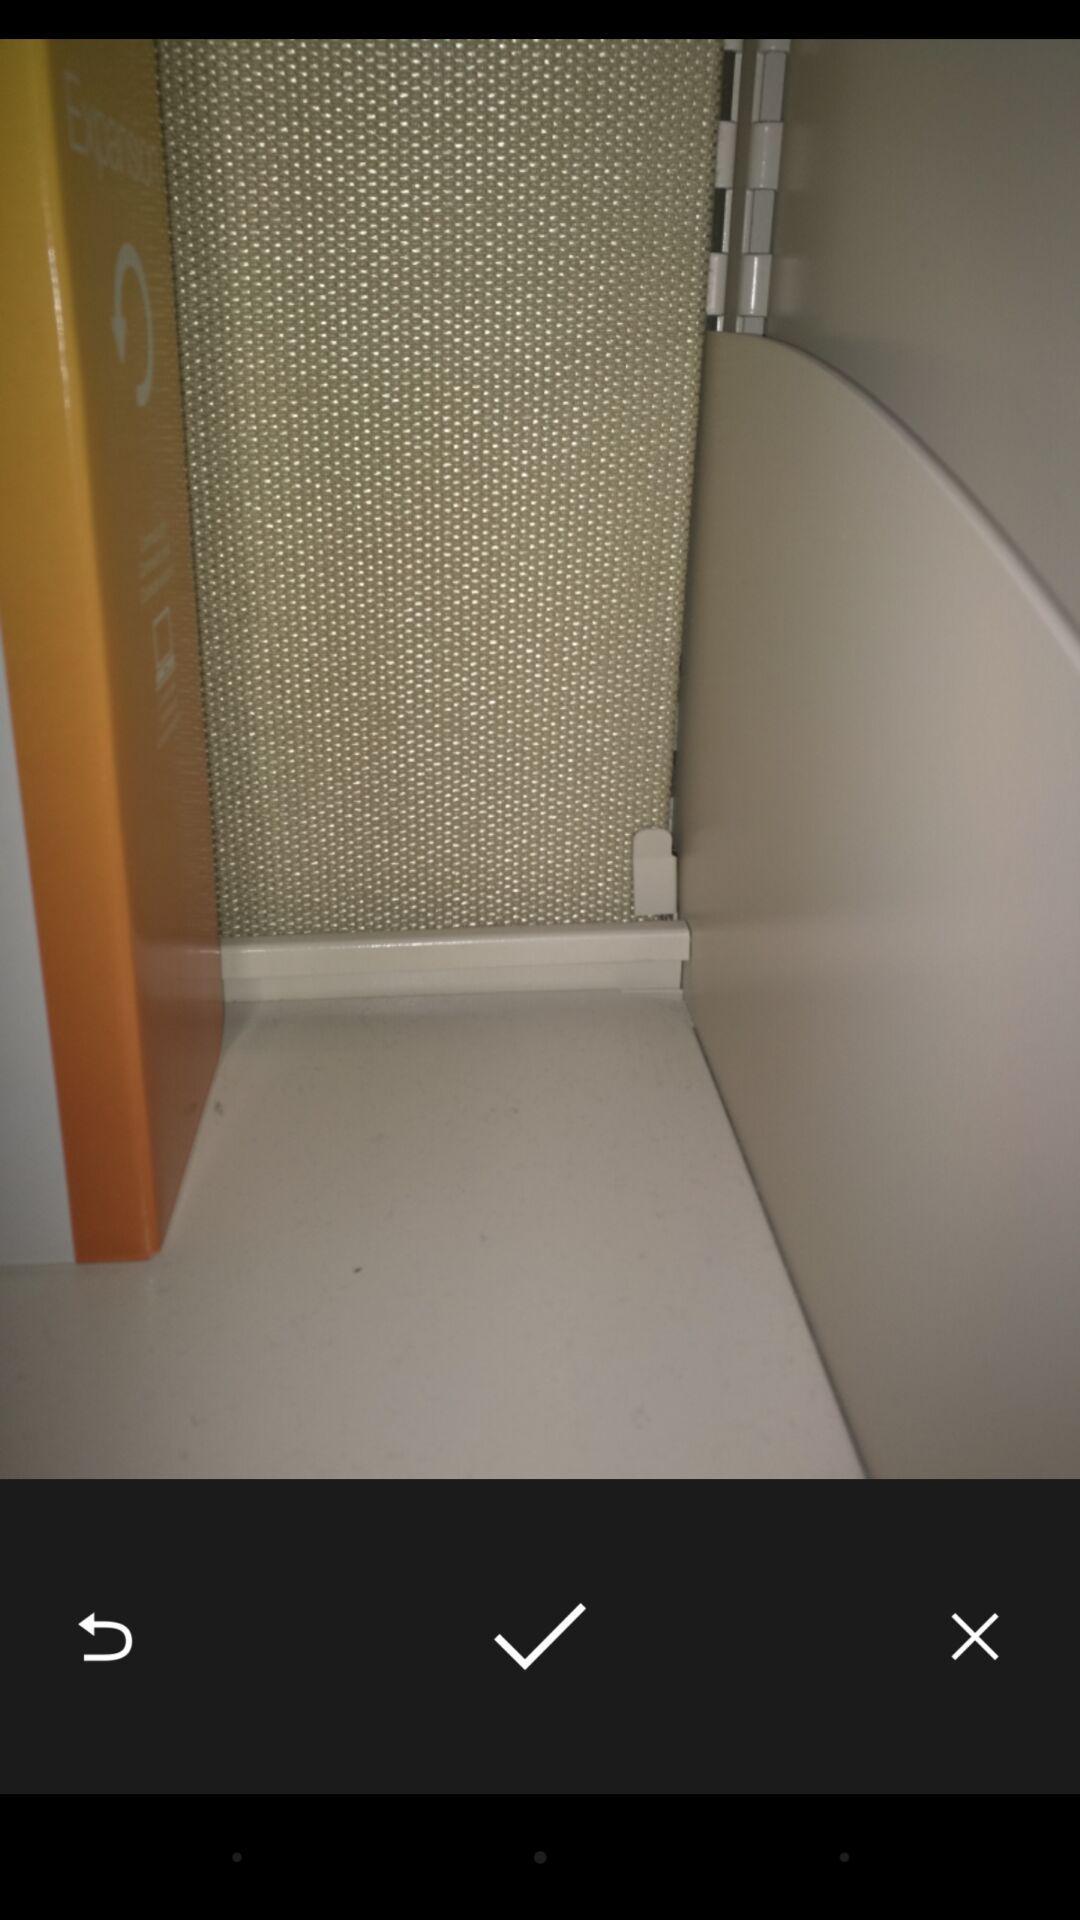 The width and height of the screenshot is (1080, 1920). I want to click on icon at the bottom left corner, so click(104, 1636).